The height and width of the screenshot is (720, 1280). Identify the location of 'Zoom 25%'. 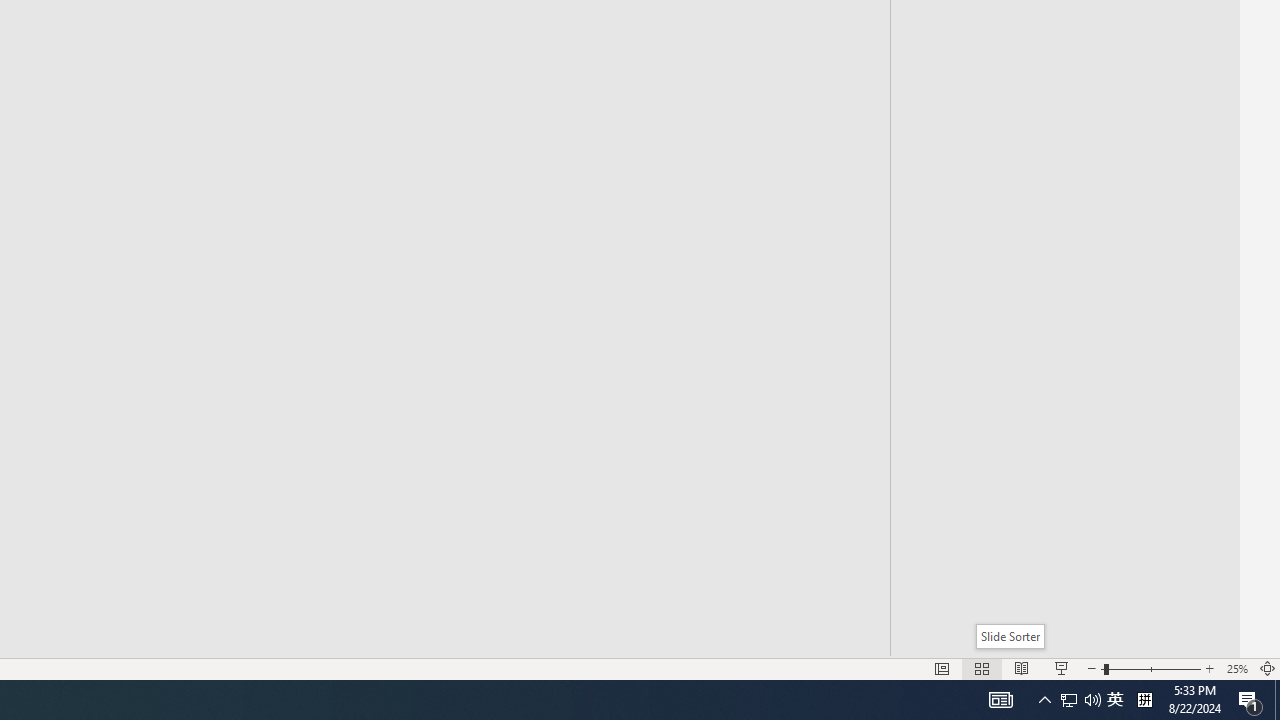
(1236, 669).